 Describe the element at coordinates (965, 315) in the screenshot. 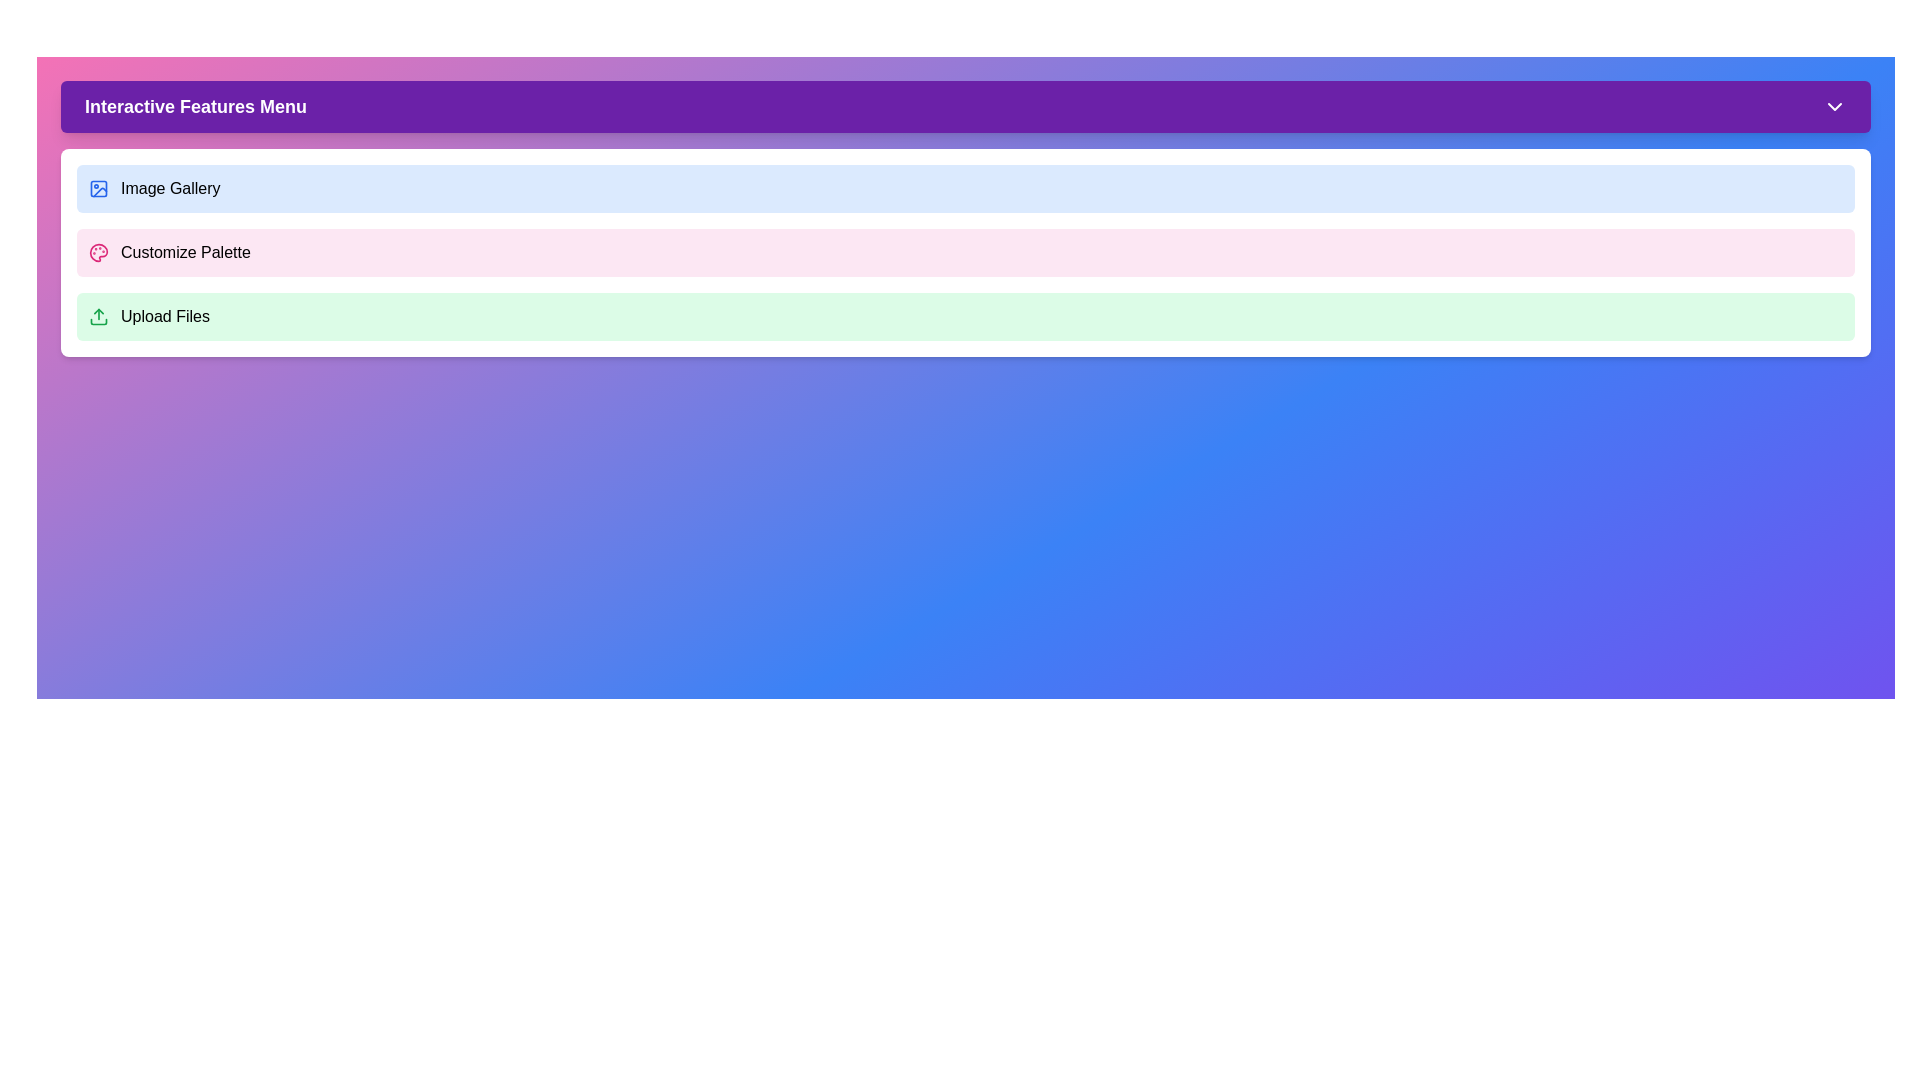

I see `the 'Upload Files' option in the menu` at that location.